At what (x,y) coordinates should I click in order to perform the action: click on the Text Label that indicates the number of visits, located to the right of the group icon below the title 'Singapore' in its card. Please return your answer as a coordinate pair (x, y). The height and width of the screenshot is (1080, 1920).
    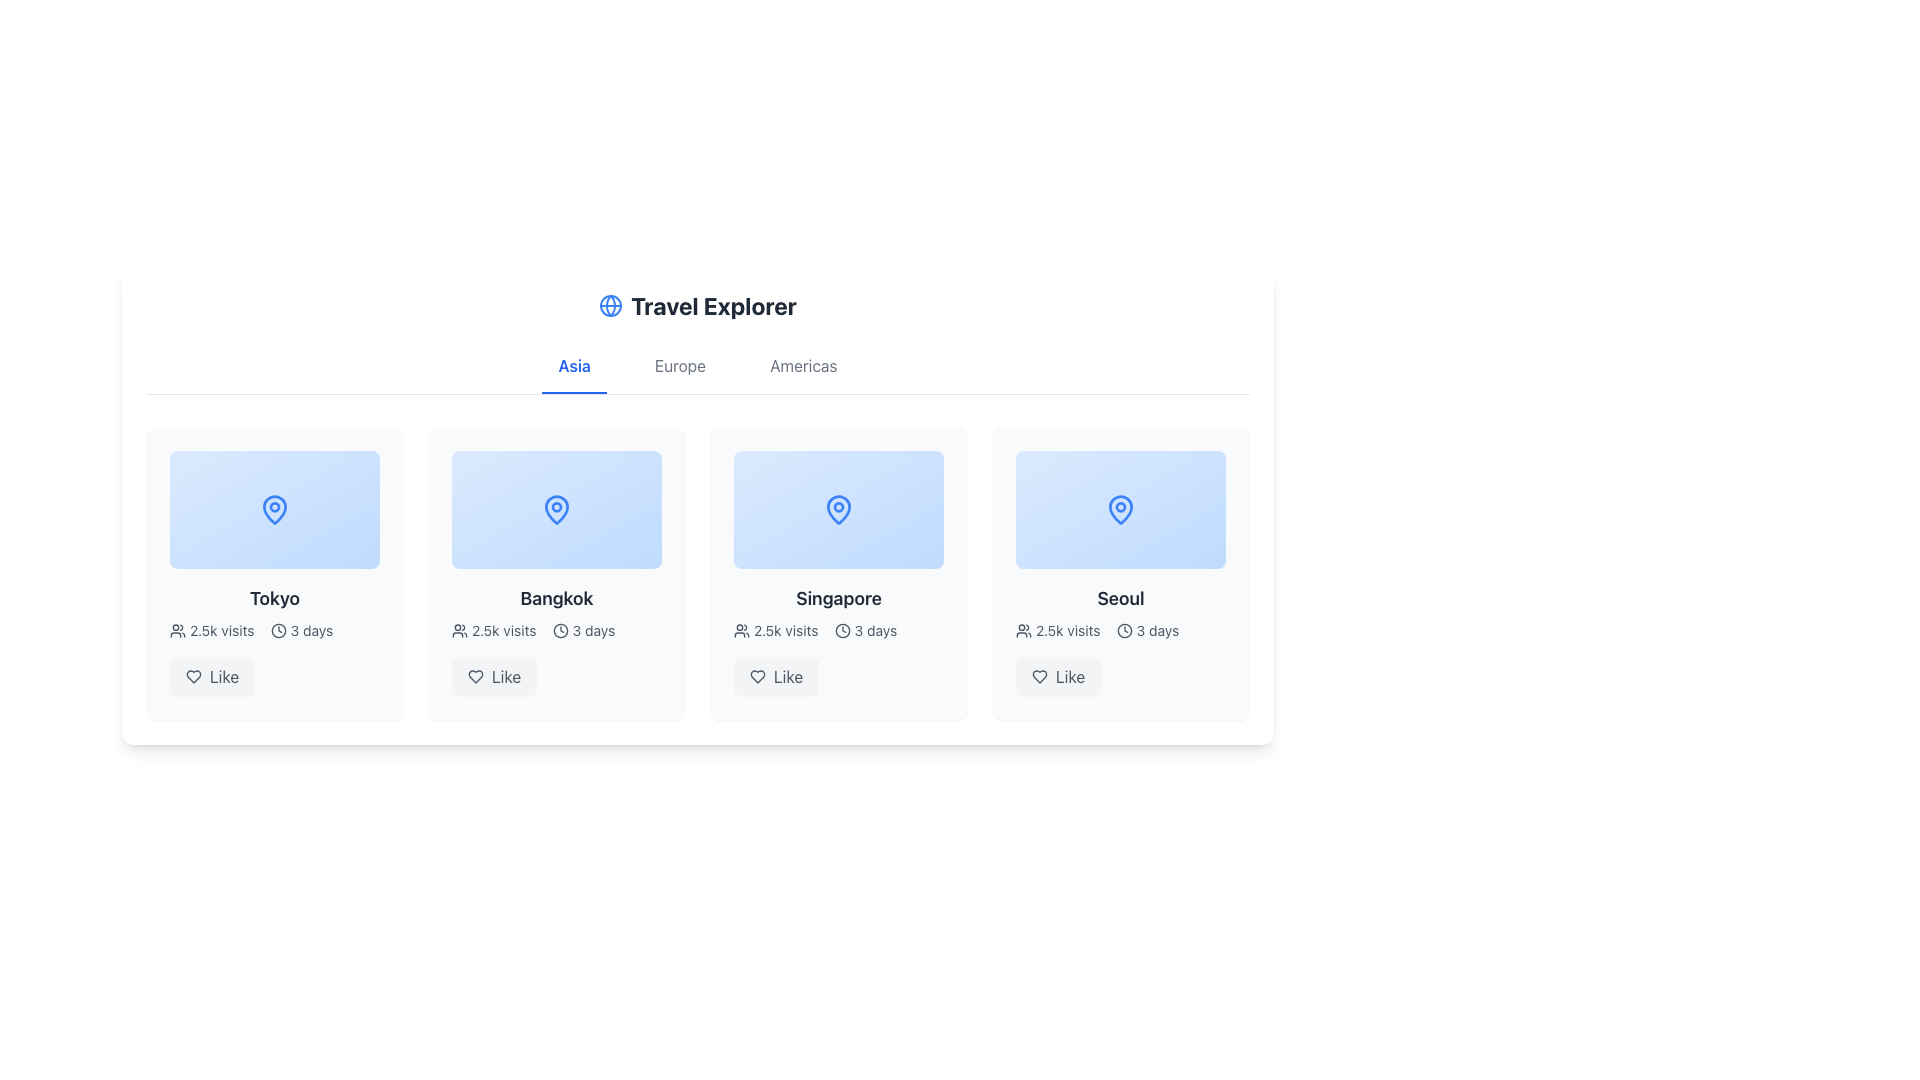
    Looking at the image, I should click on (785, 631).